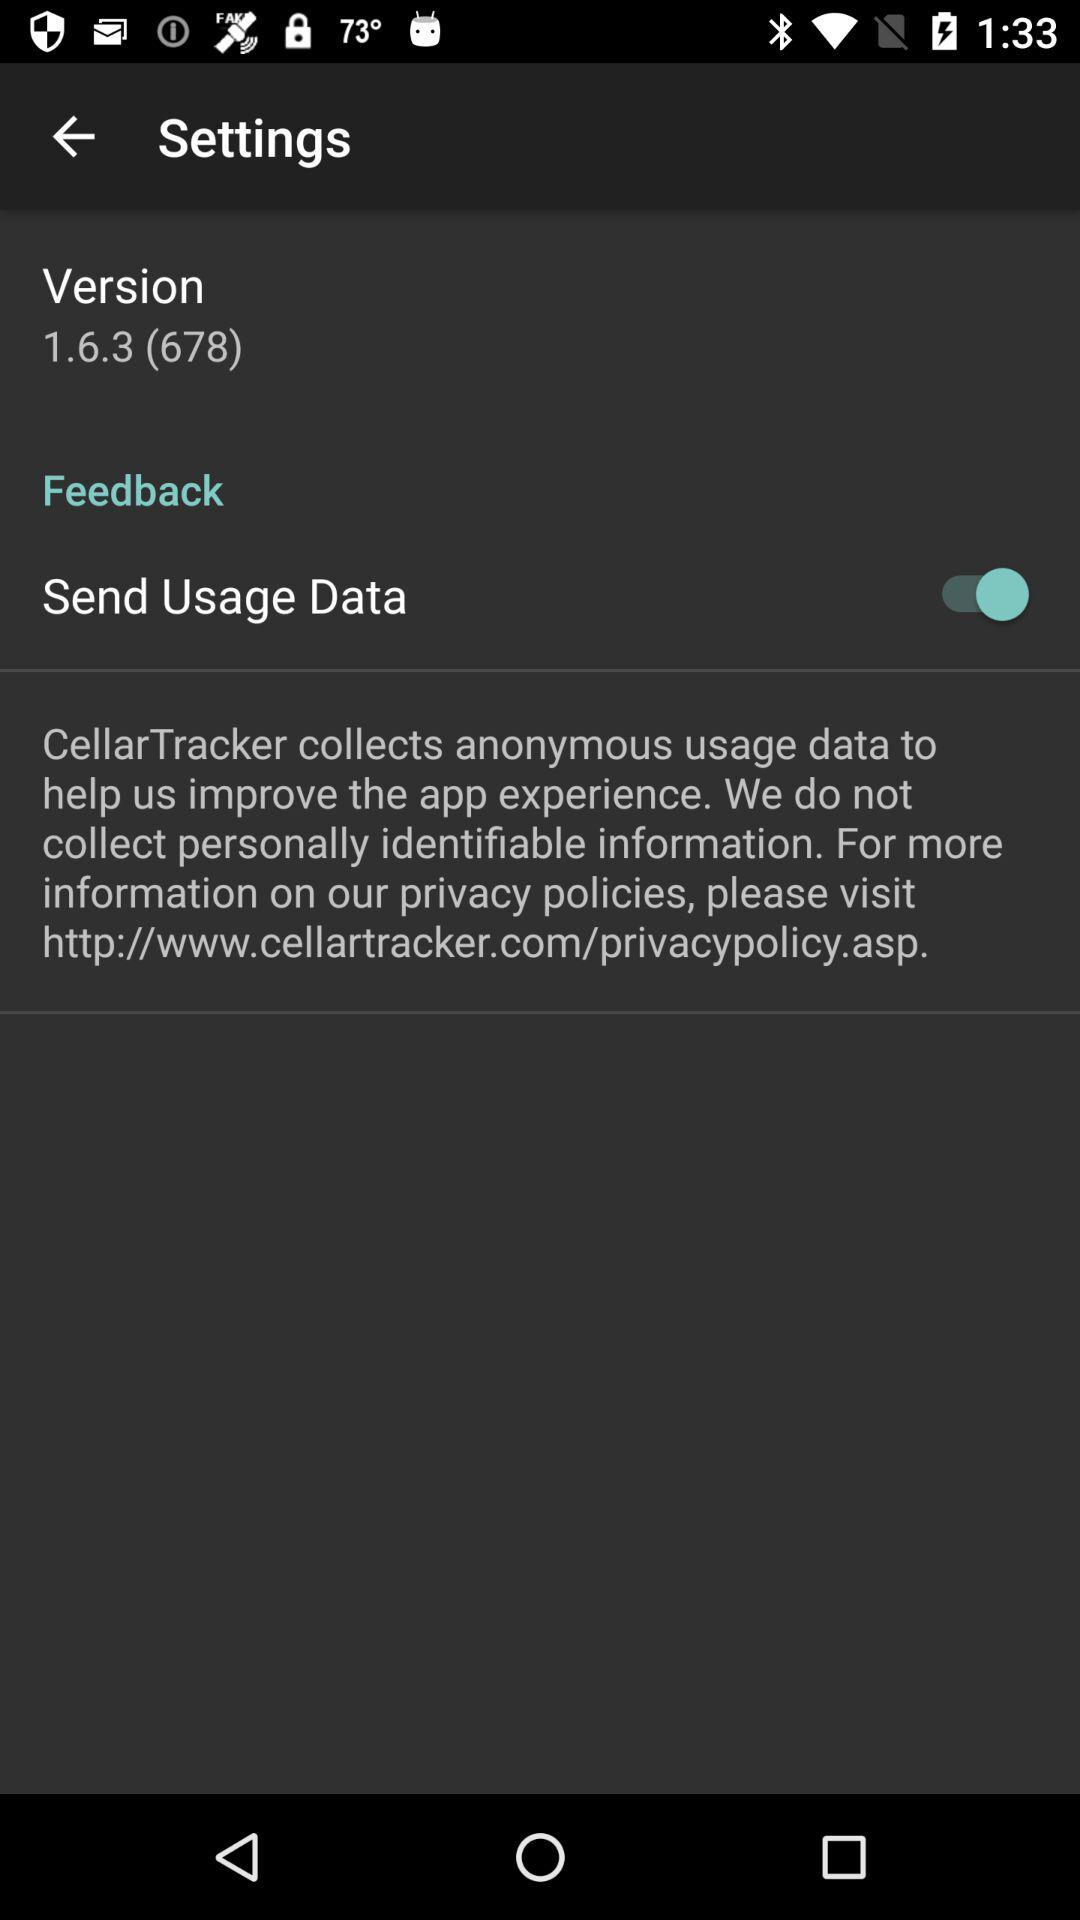  I want to click on version app, so click(123, 283).